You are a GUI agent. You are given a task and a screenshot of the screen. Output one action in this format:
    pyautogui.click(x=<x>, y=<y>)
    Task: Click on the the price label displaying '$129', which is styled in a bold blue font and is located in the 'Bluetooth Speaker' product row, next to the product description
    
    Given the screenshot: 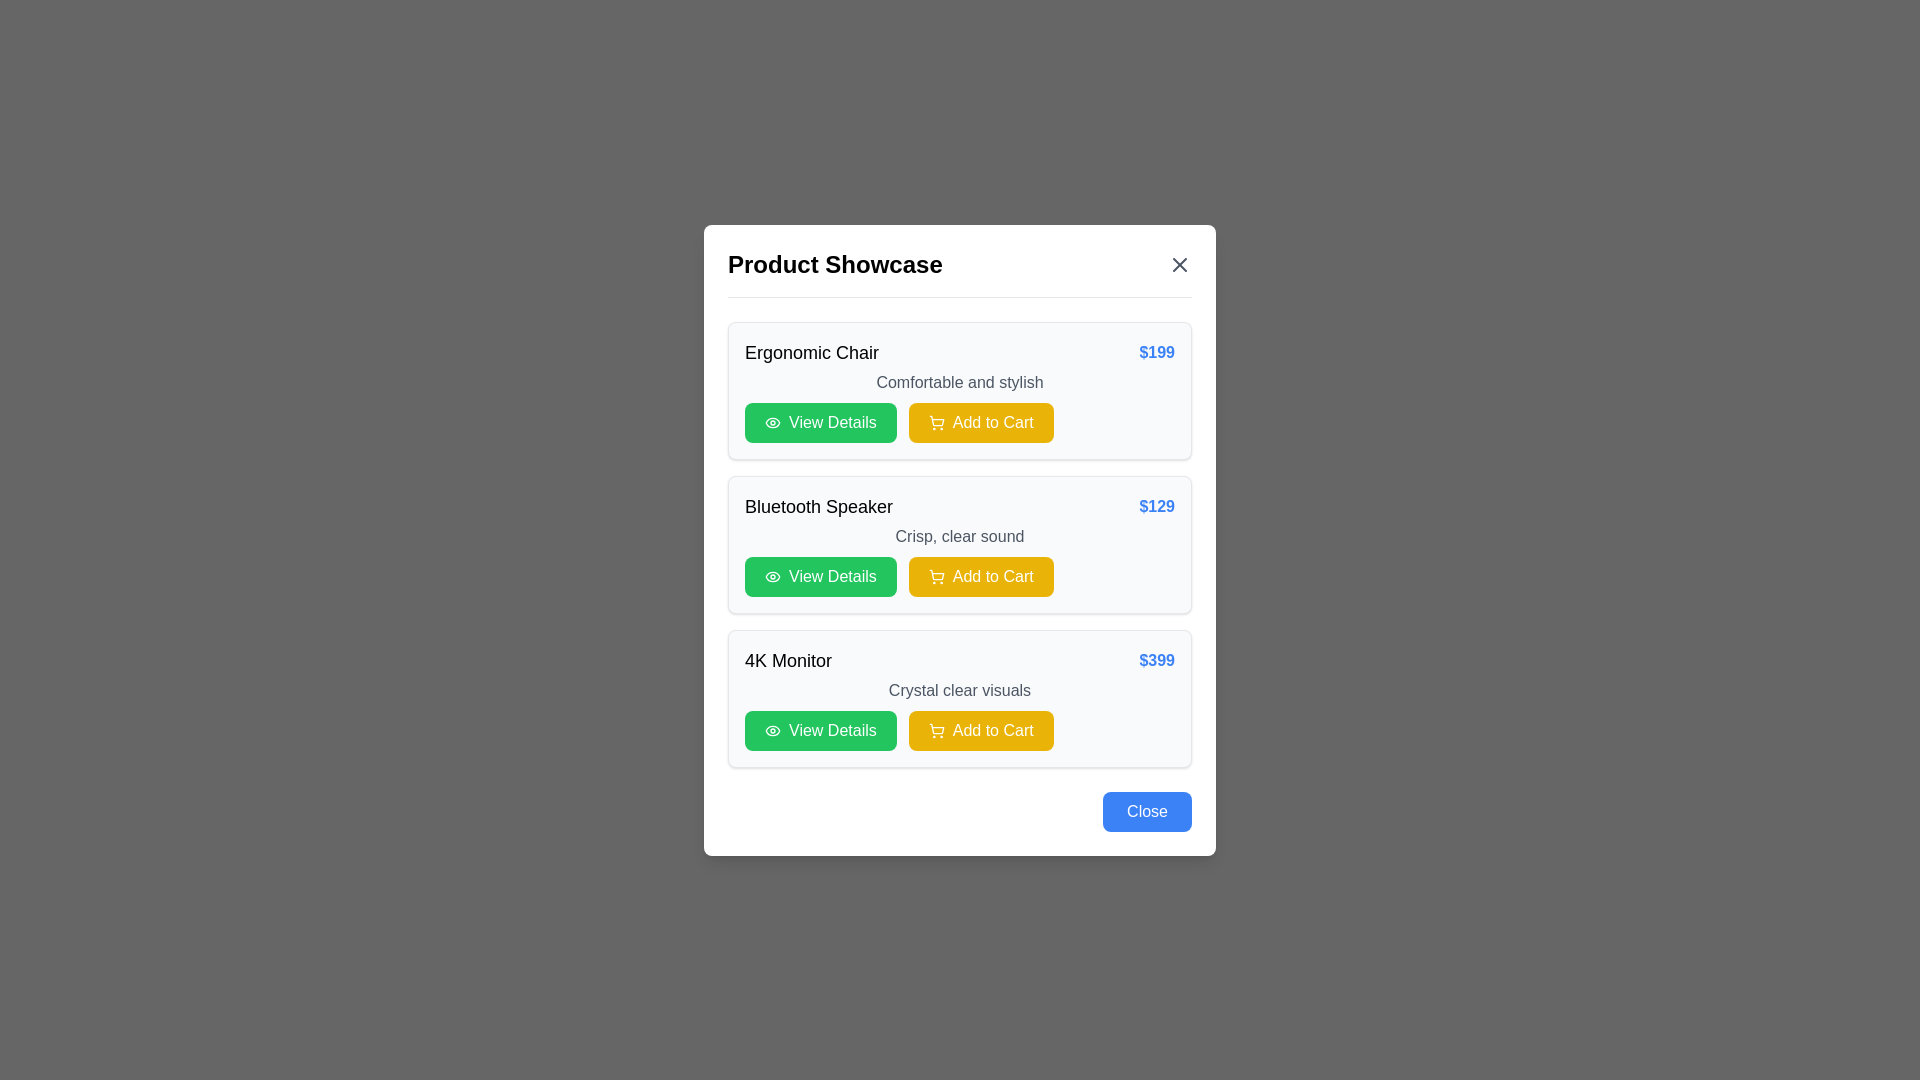 What is the action you would take?
    pyautogui.click(x=1157, y=505)
    